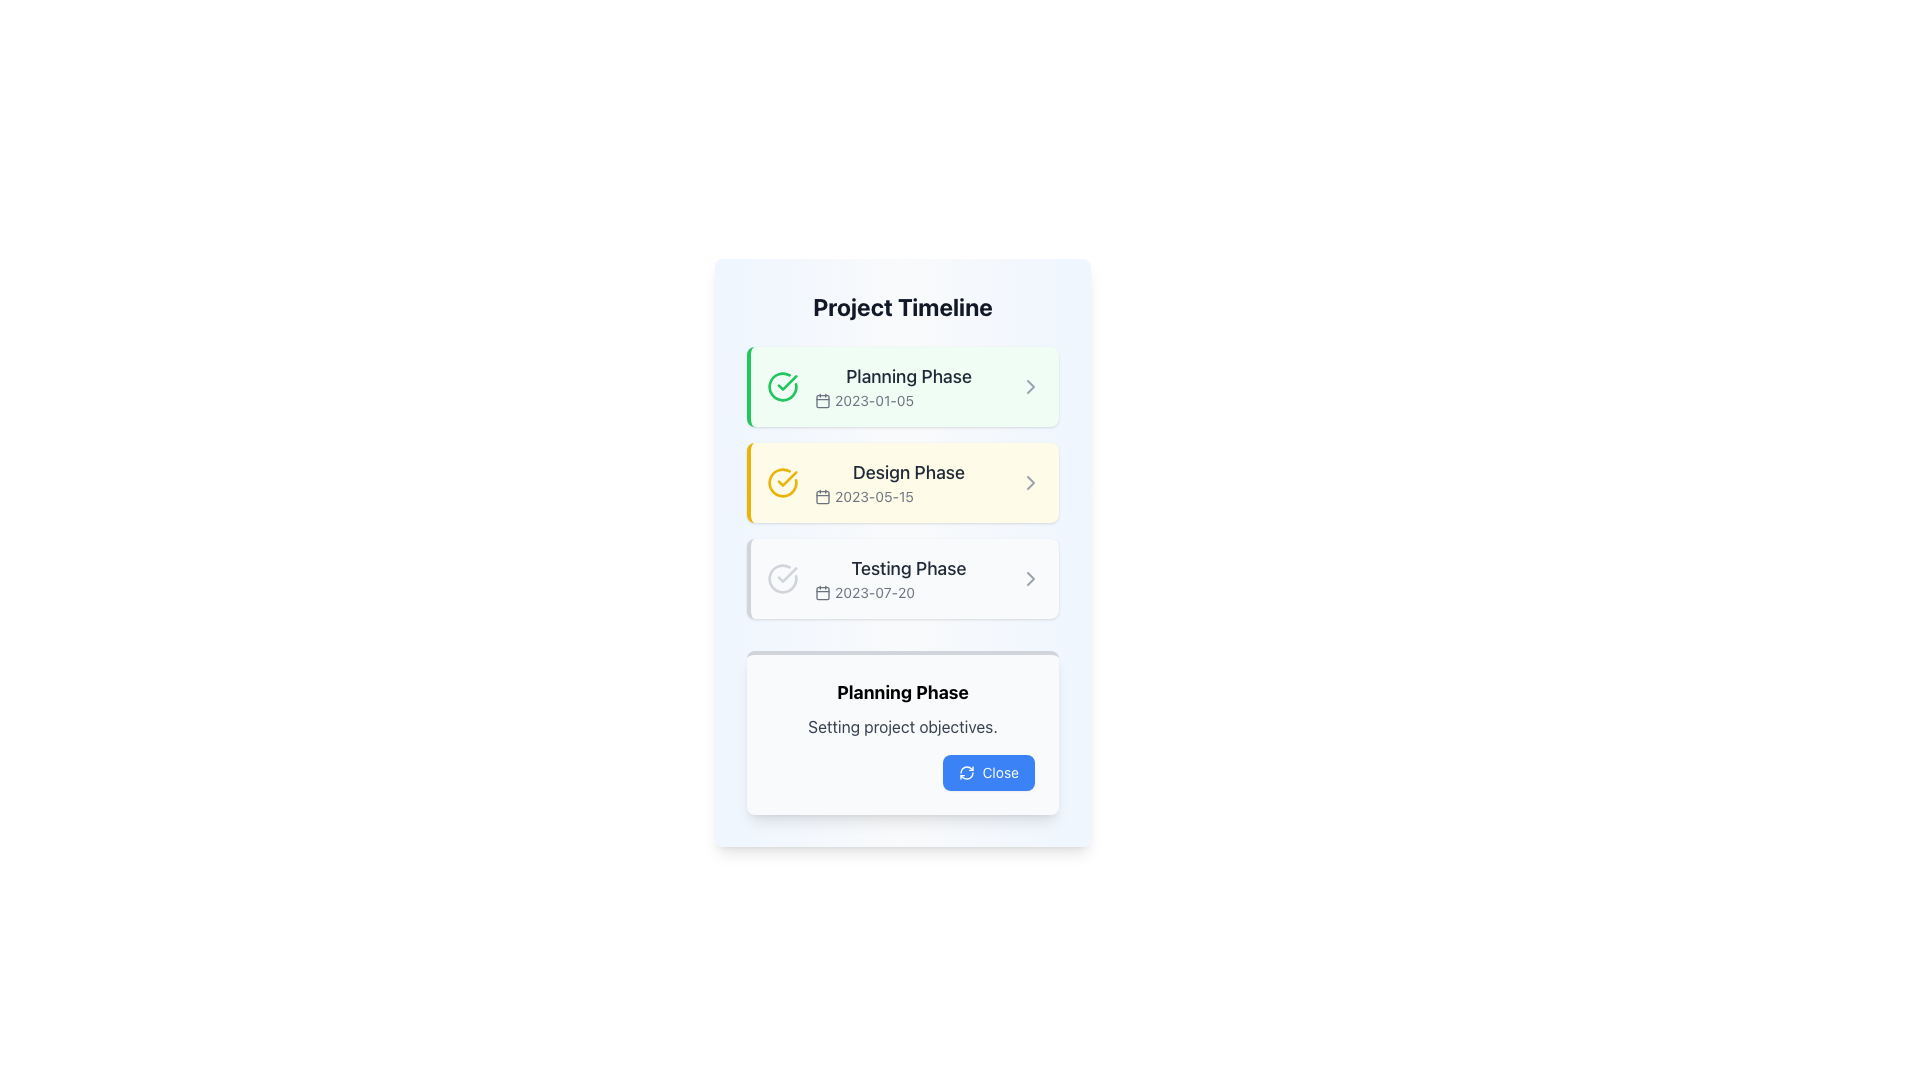 Image resolution: width=1920 pixels, height=1080 pixels. I want to click on the completion status icon located at the left side of the third row in the timeline area, adjacent to the 'Testing Phase' label, so click(781, 578).